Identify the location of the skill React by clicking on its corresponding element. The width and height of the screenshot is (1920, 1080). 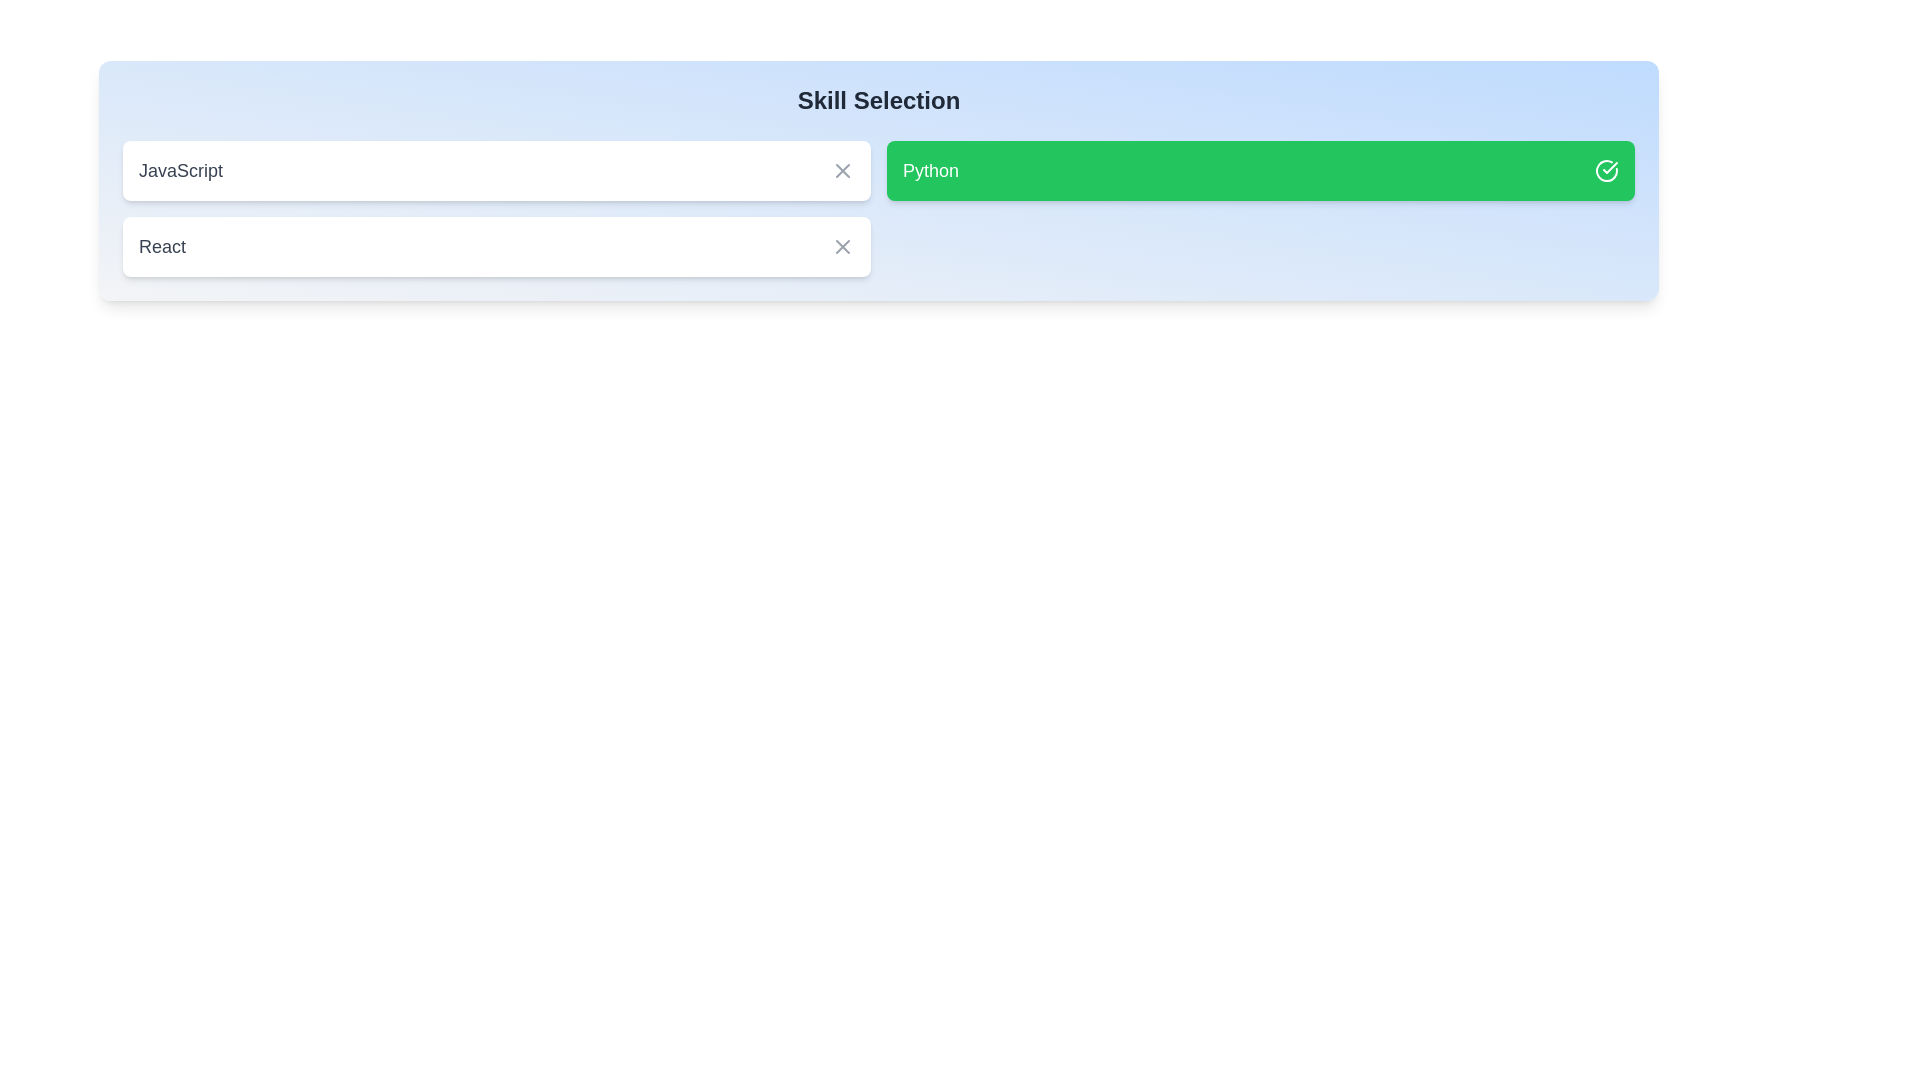
(497, 245).